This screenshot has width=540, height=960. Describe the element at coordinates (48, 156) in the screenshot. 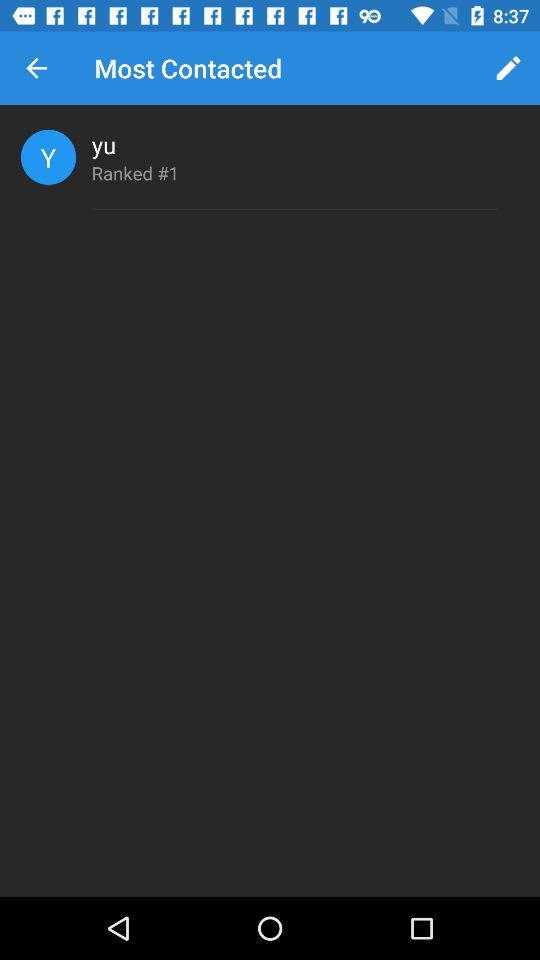

I see `the icon next to the yu icon` at that location.